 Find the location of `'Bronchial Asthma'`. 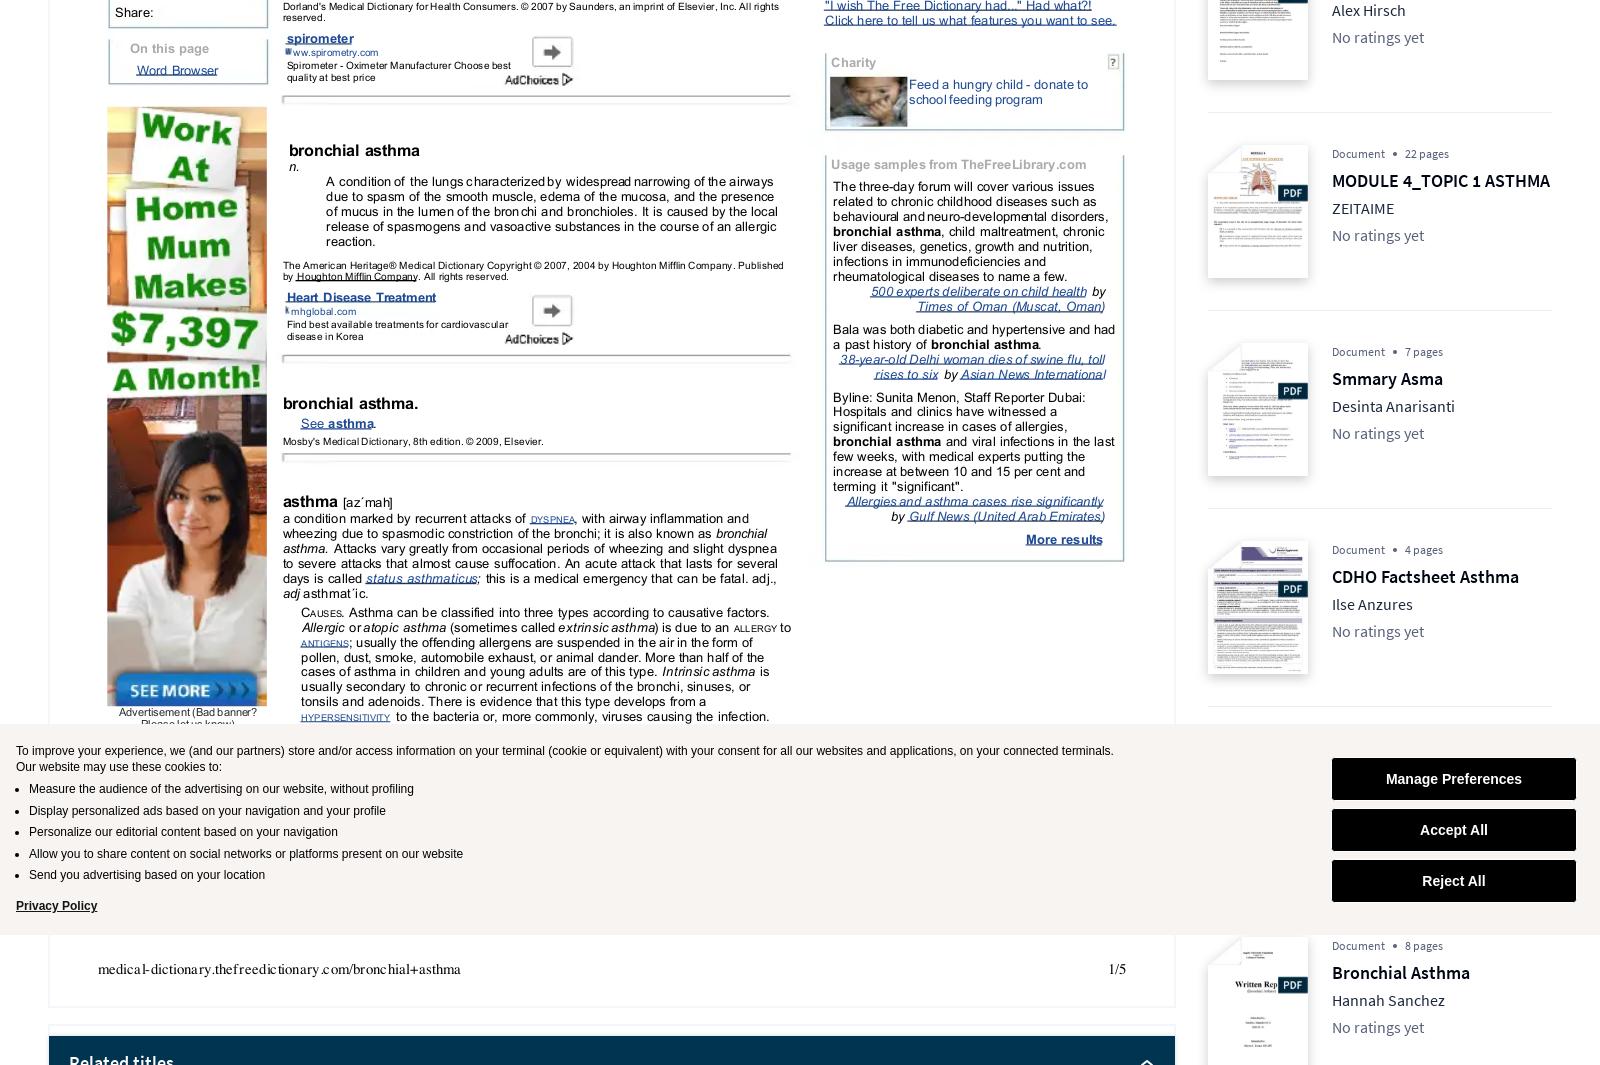

'Bronchial Asthma' is located at coordinates (1331, 972).